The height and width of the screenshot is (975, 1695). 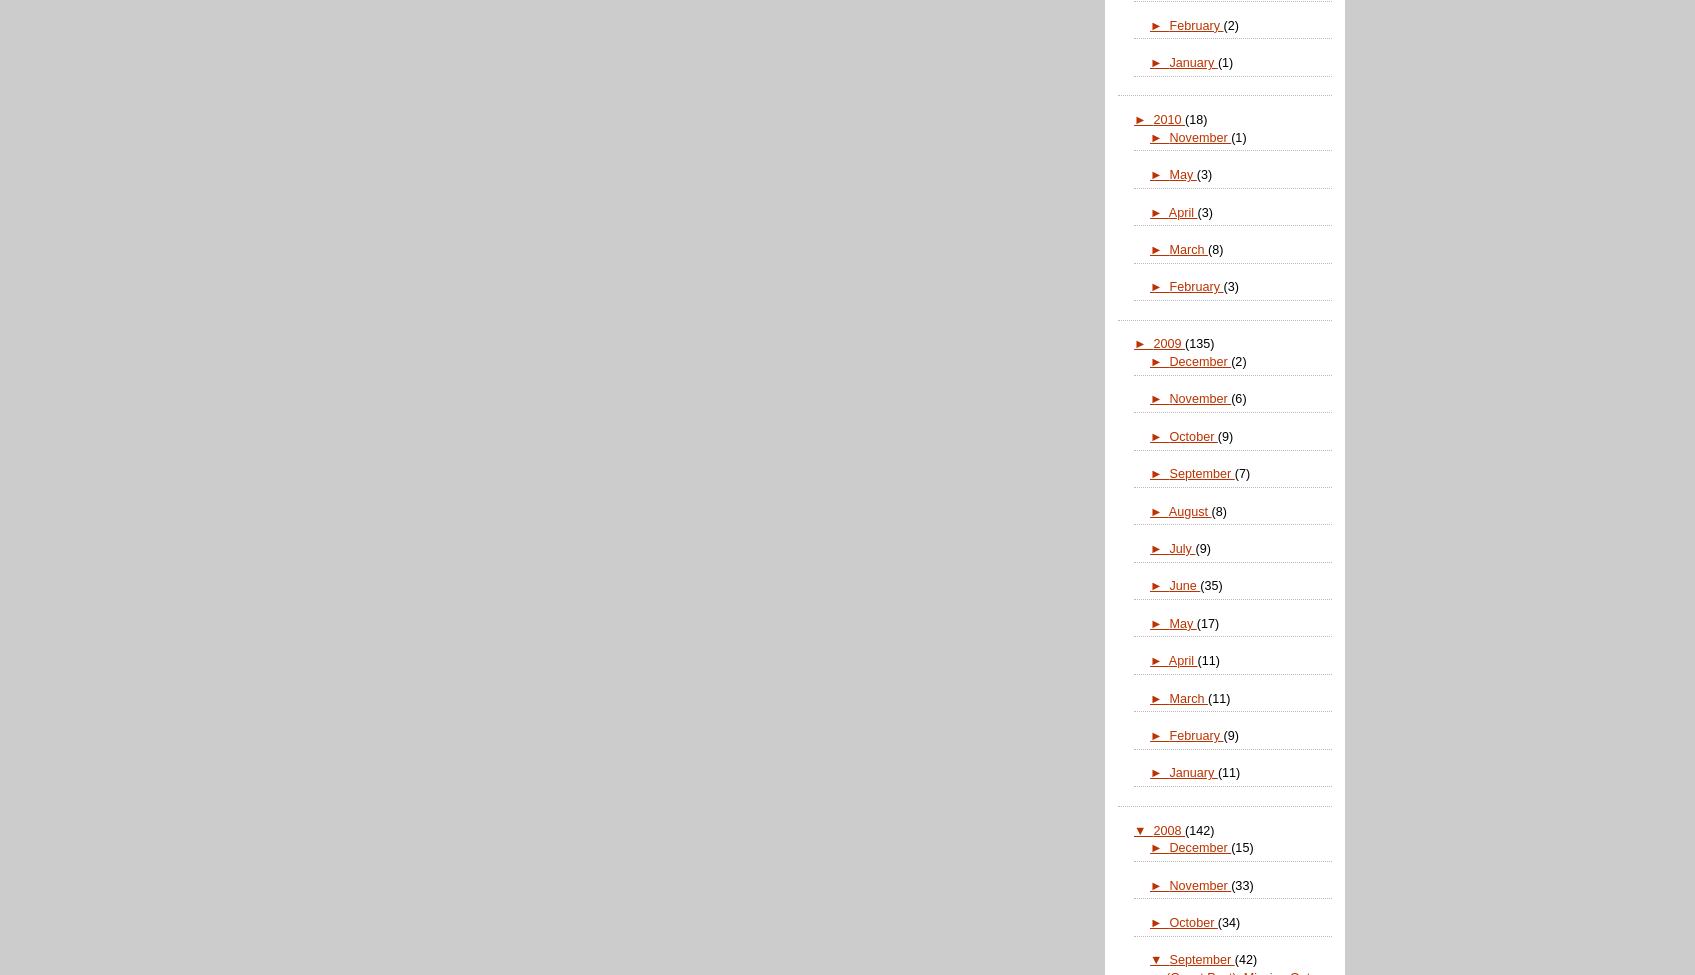 I want to click on '(15)', so click(x=1231, y=847).